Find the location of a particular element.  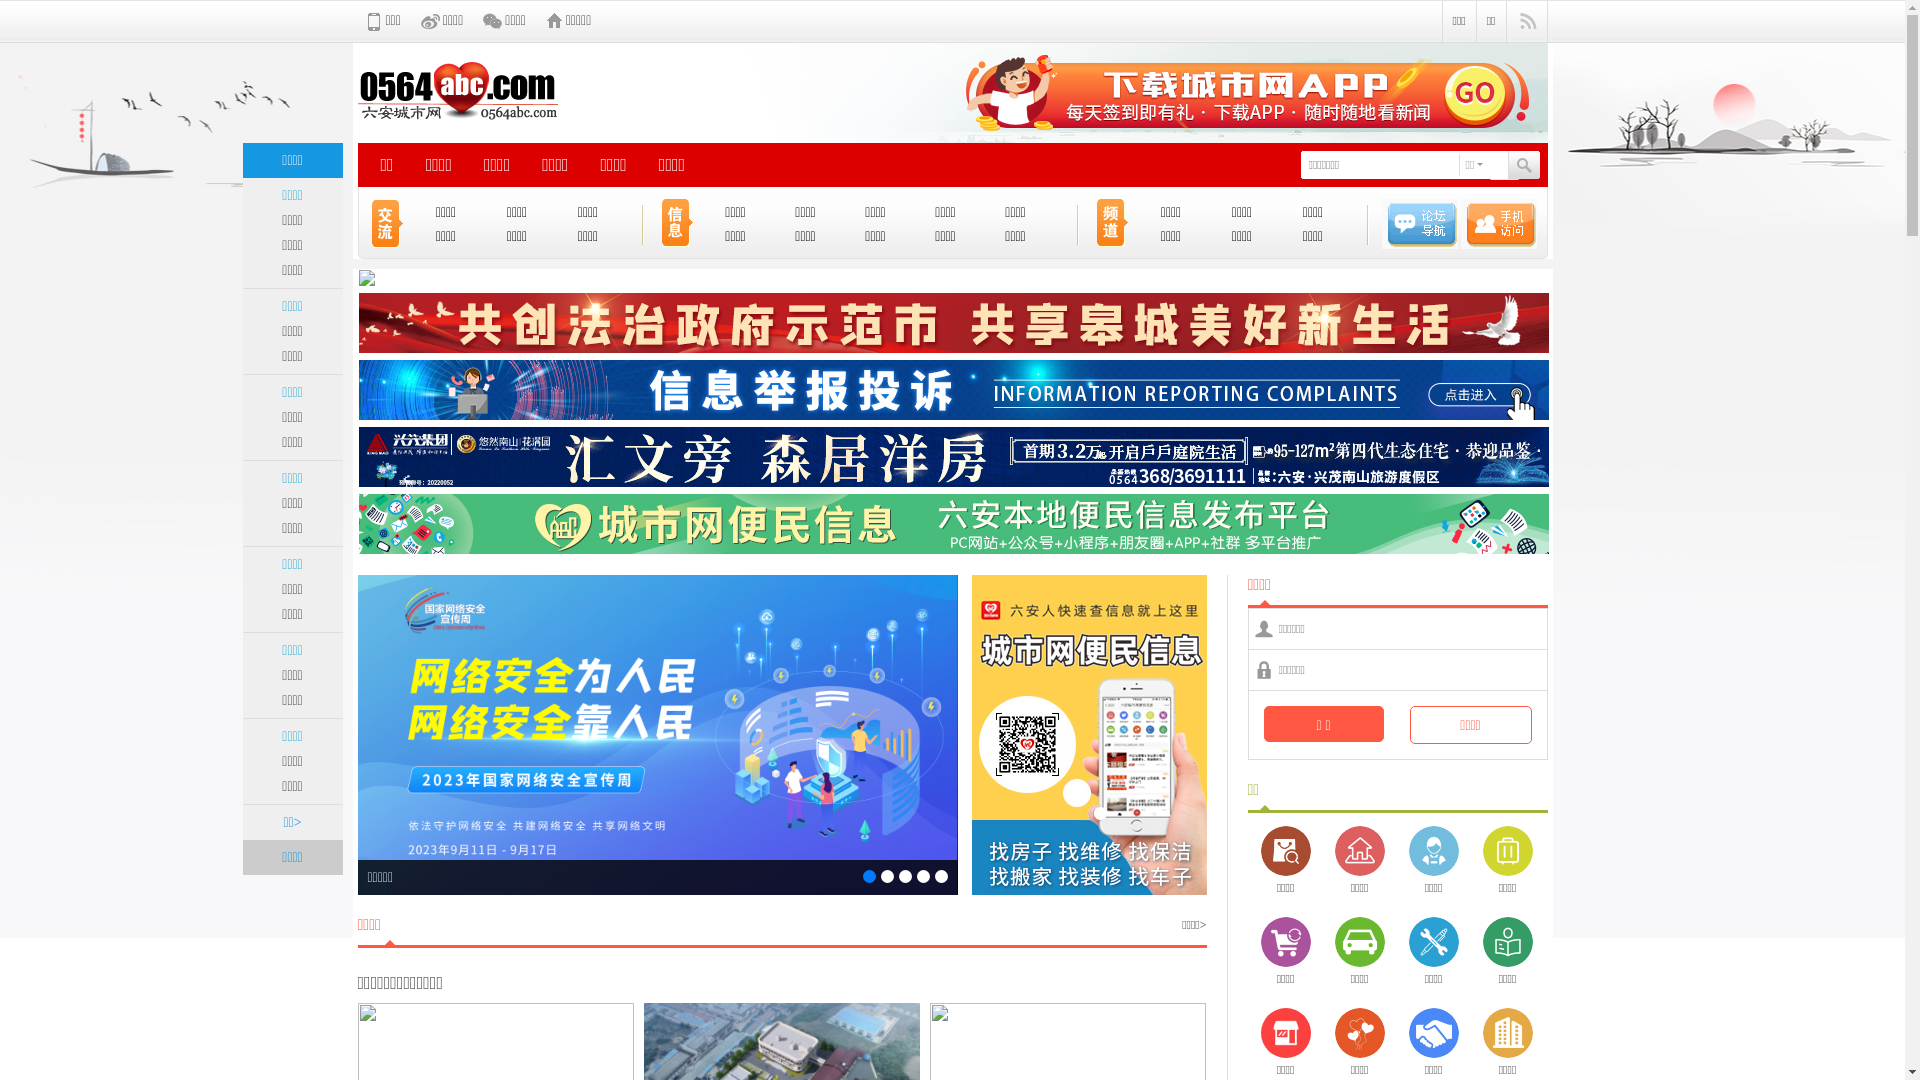

'  ' is located at coordinates (1504, 164).